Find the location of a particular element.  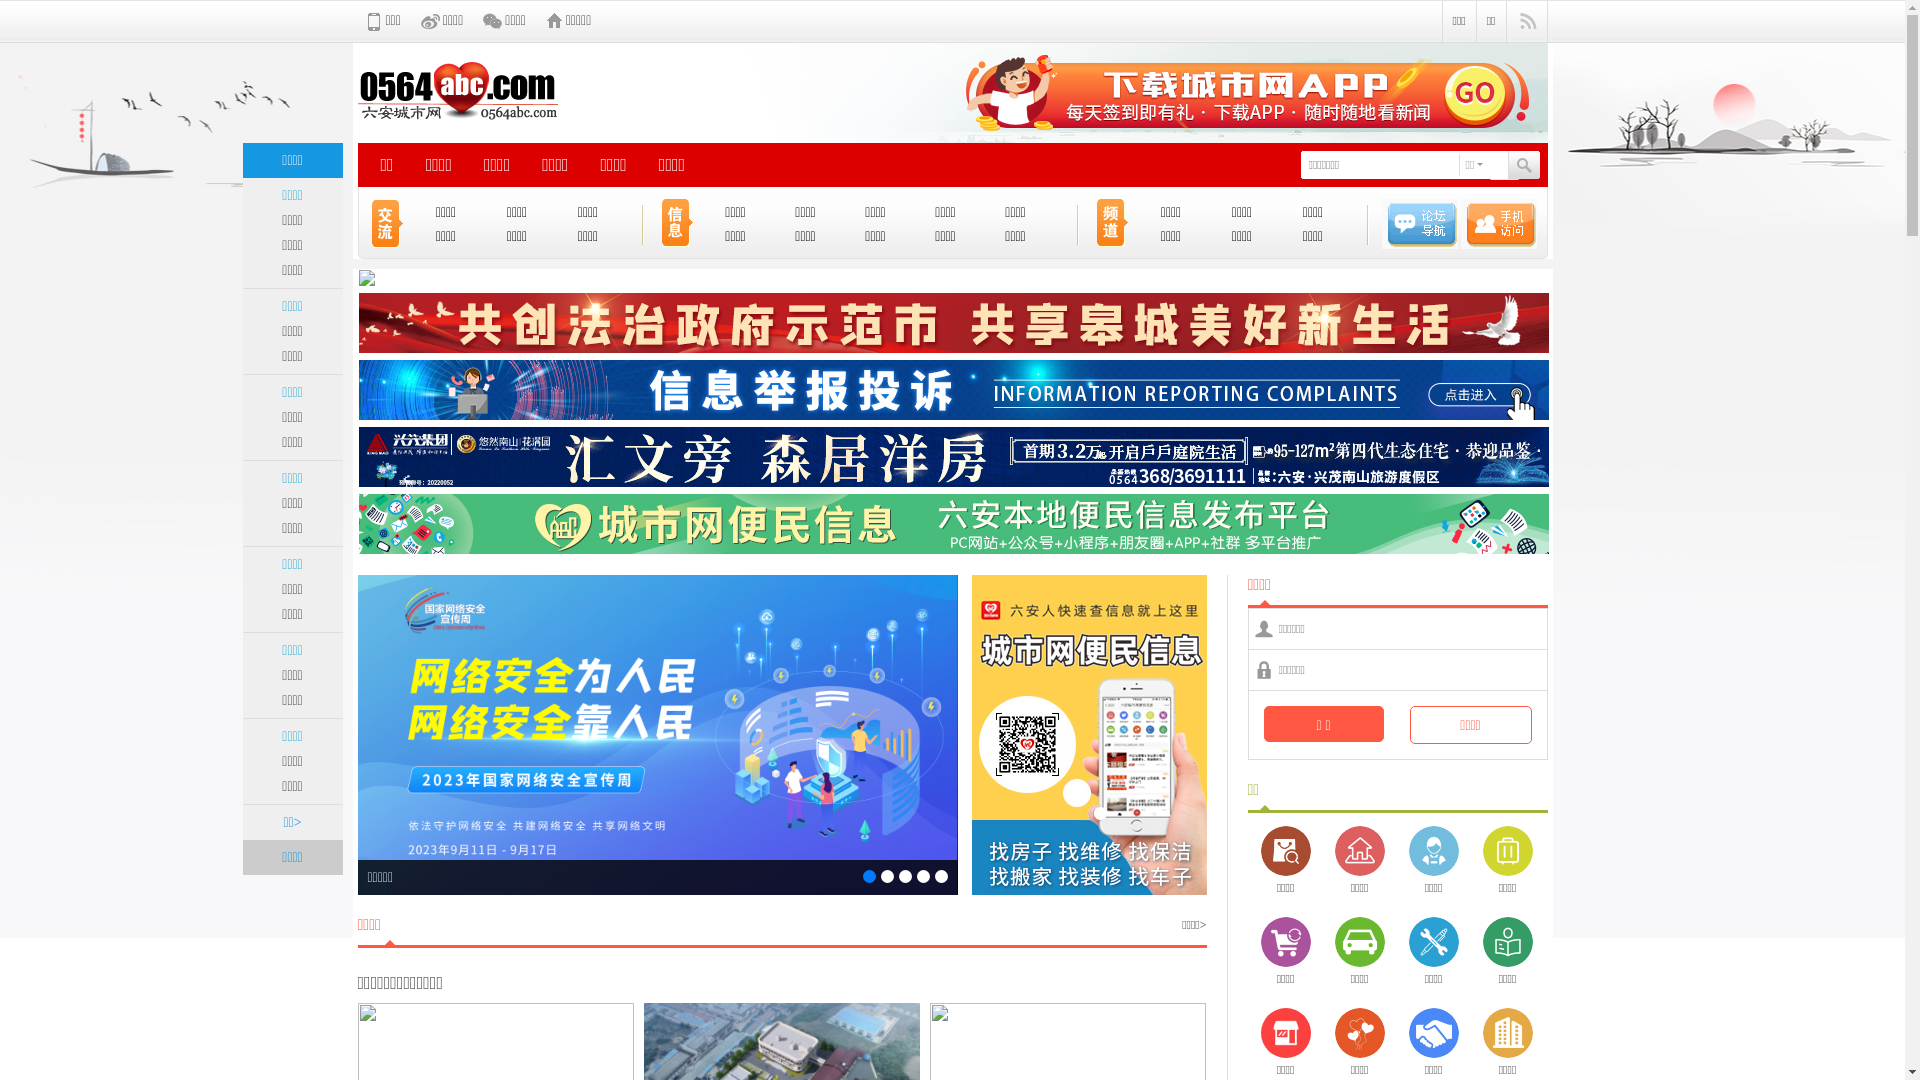

'  ' is located at coordinates (1504, 164).